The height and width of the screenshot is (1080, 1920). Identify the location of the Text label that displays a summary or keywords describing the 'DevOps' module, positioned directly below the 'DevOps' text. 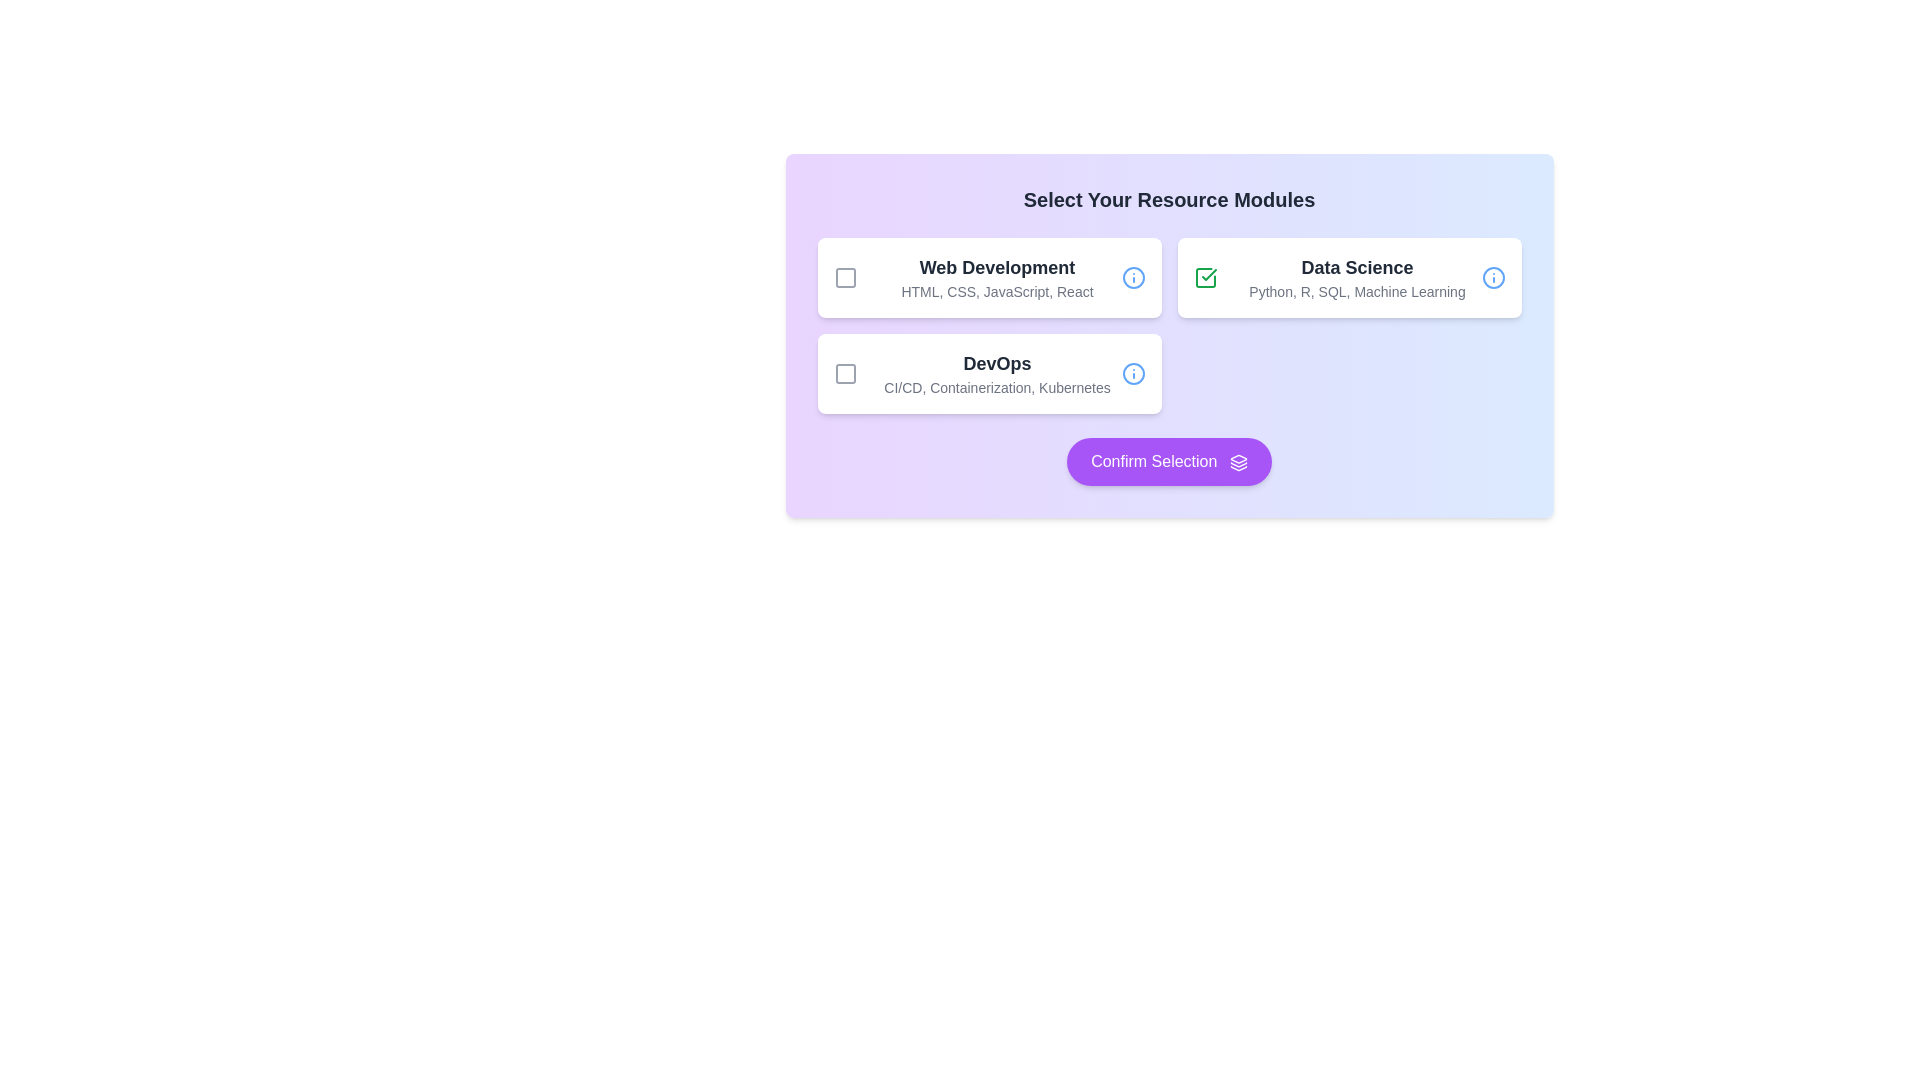
(997, 388).